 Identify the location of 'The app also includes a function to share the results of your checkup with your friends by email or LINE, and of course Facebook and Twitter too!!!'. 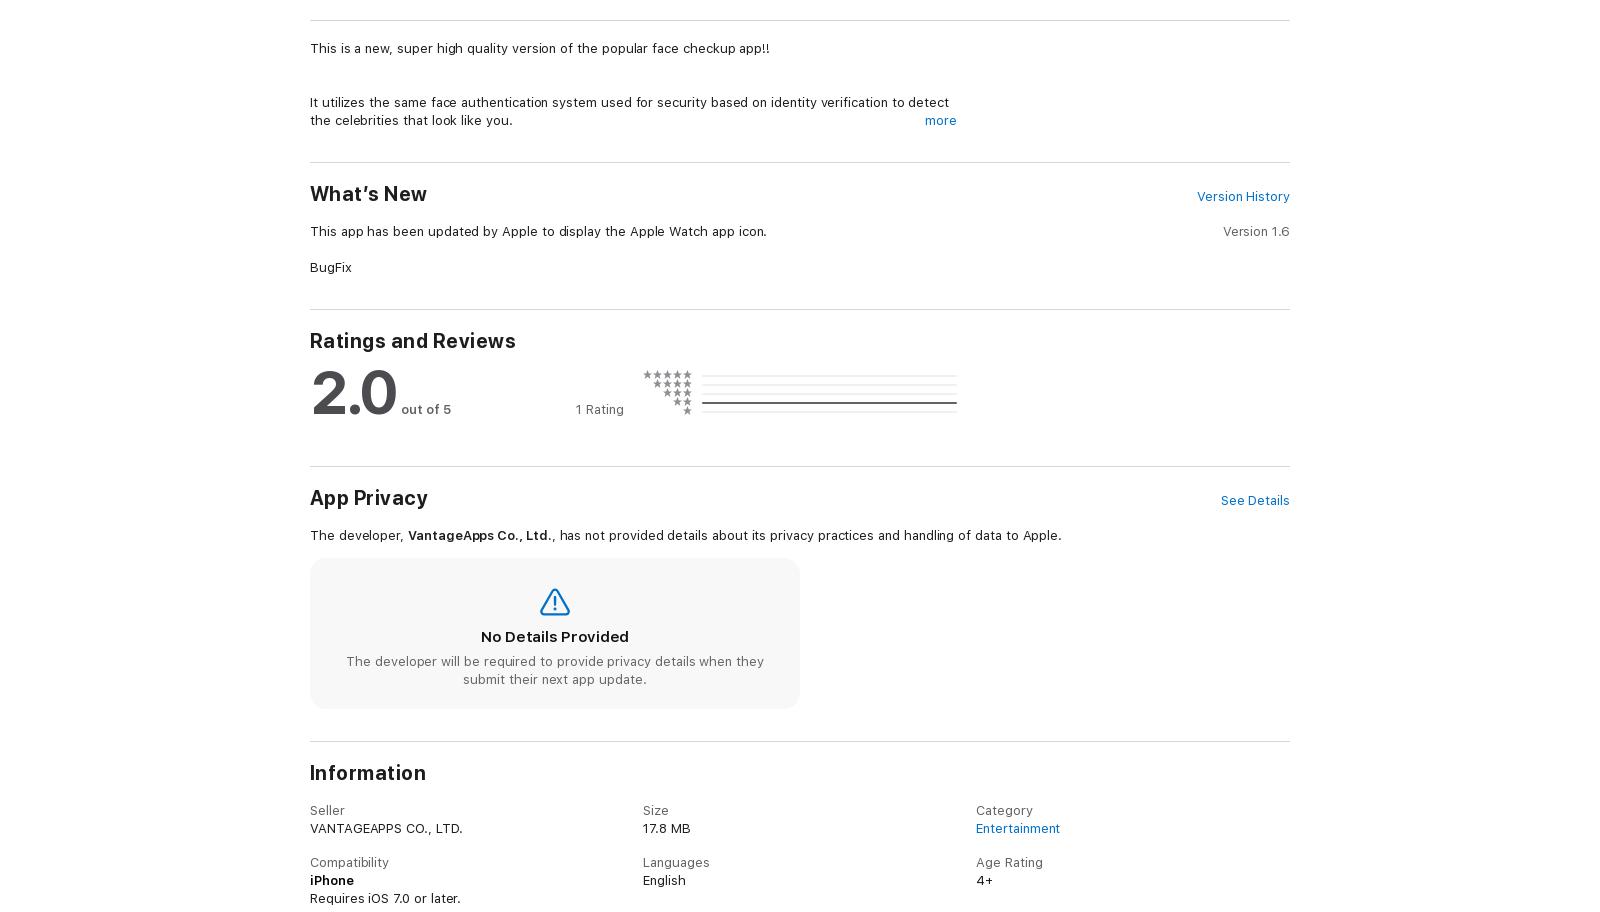
(631, 777).